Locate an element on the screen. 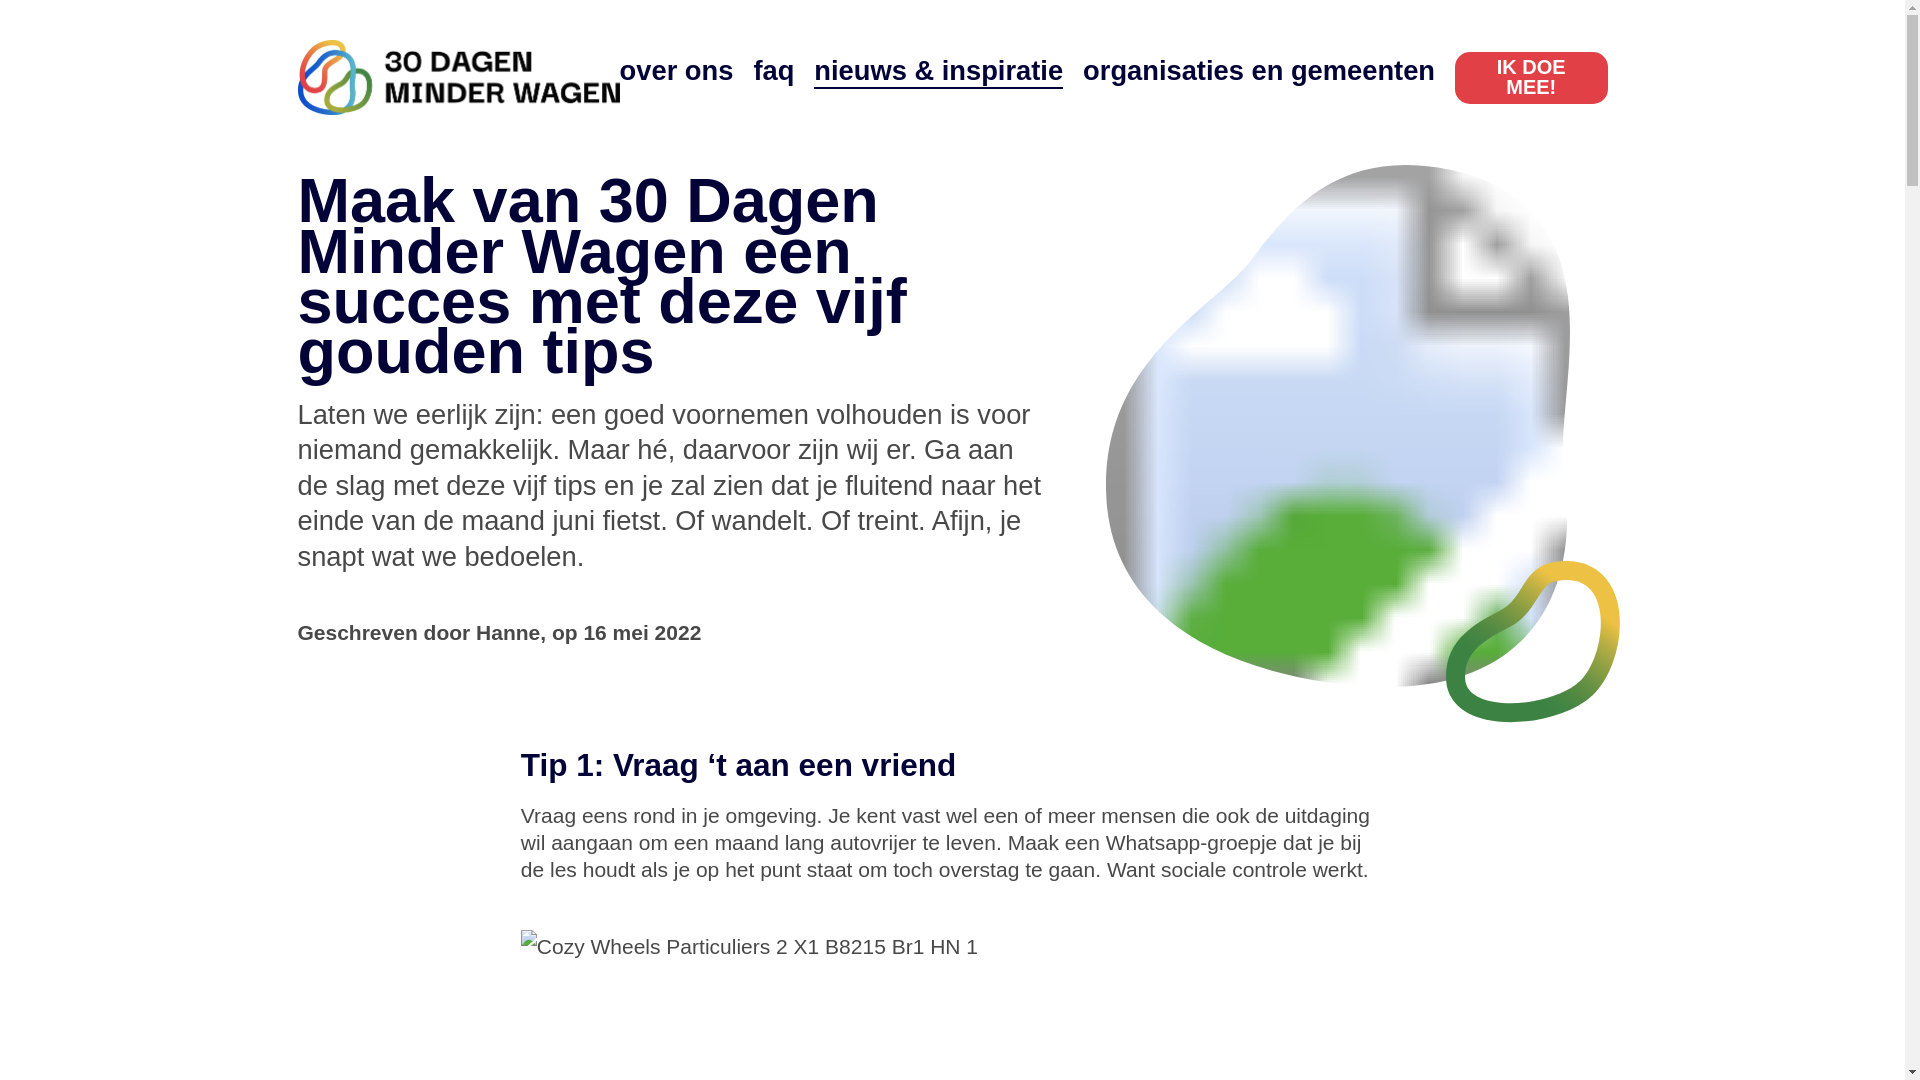 This screenshot has height=1080, width=1920. 'organisaties en gemeenten' is located at coordinates (1257, 69).